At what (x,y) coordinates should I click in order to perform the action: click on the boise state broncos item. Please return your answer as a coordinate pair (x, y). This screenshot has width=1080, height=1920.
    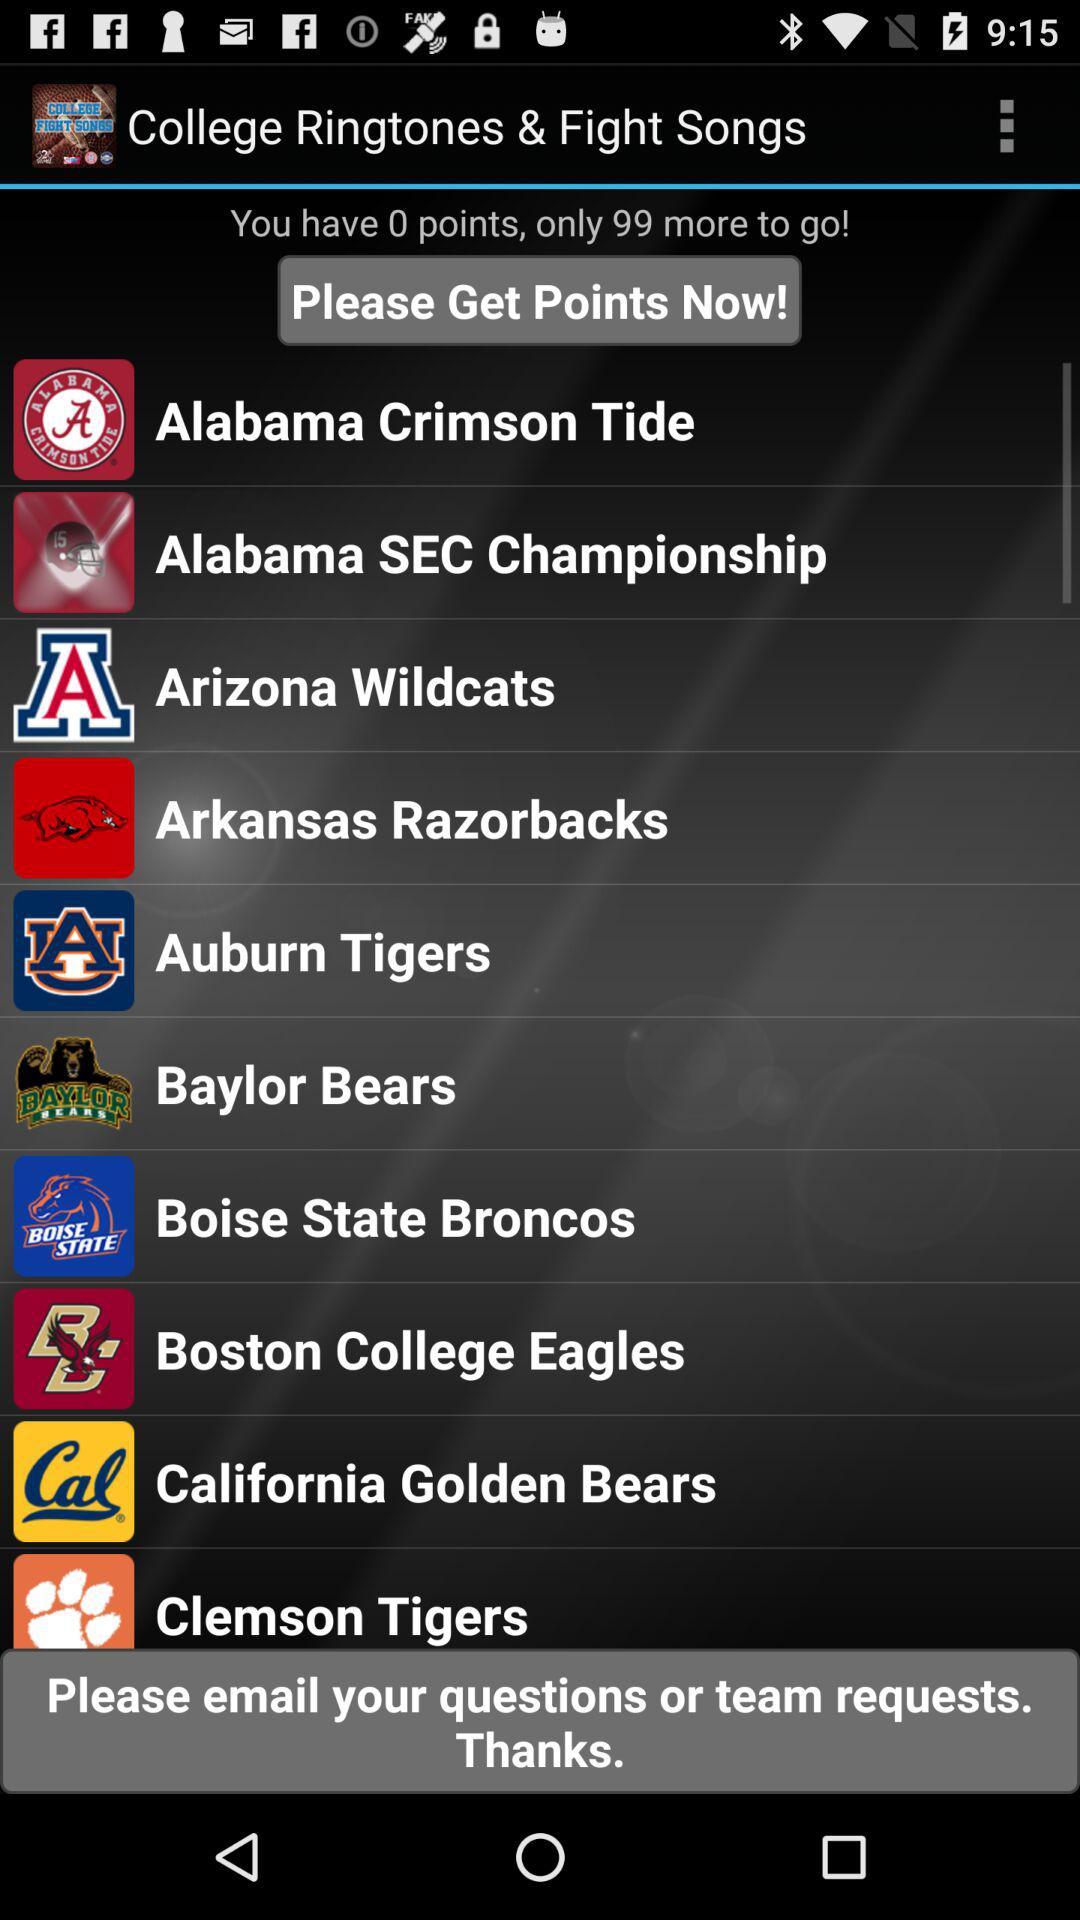
    Looking at the image, I should click on (395, 1215).